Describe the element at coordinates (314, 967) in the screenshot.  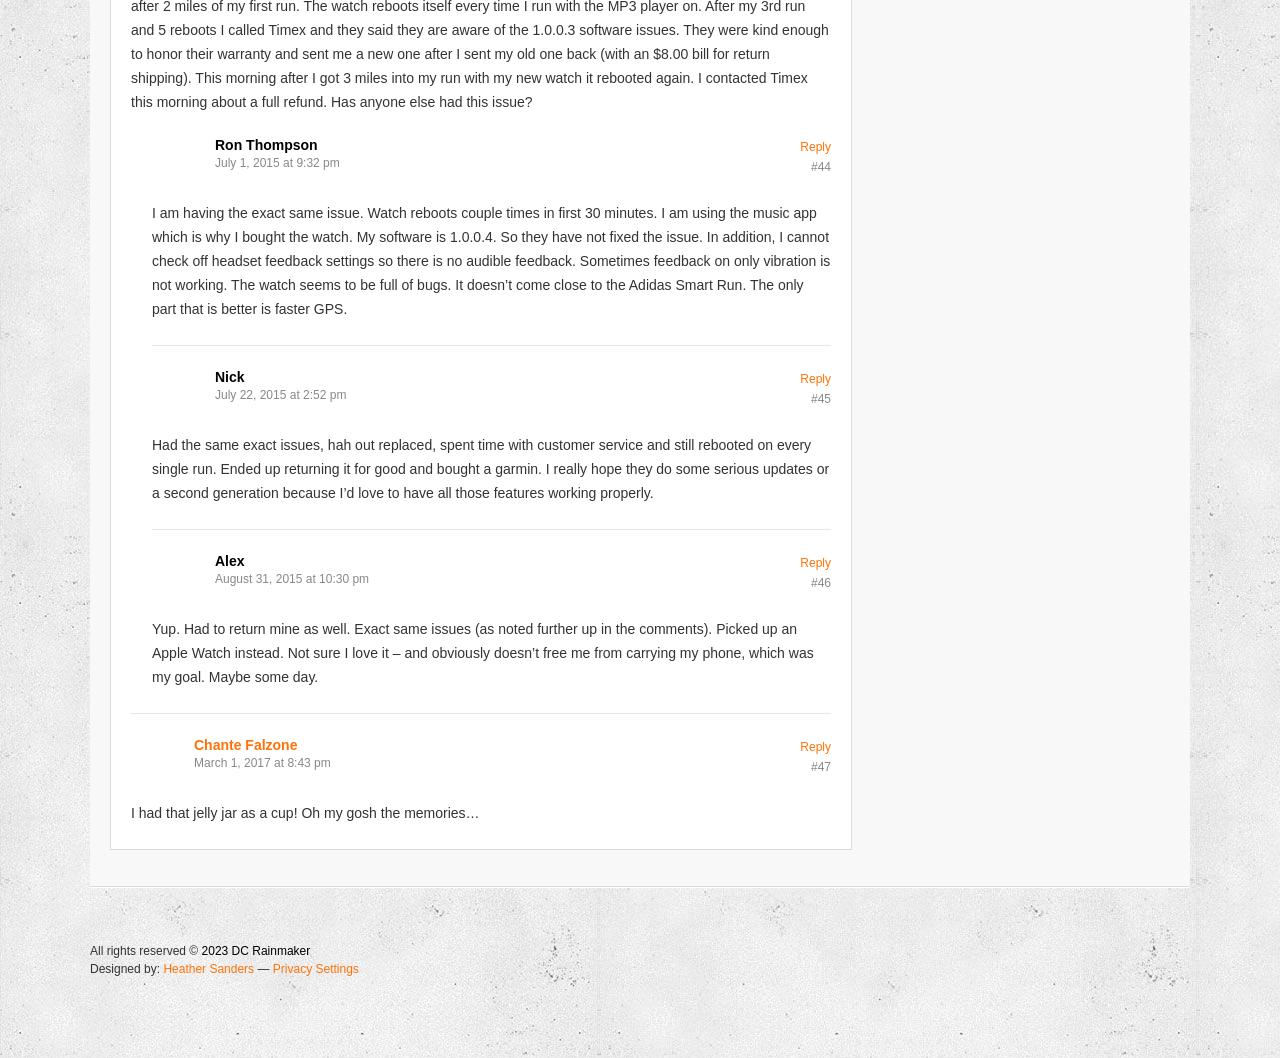
I see `'Privacy Settings'` at that location.